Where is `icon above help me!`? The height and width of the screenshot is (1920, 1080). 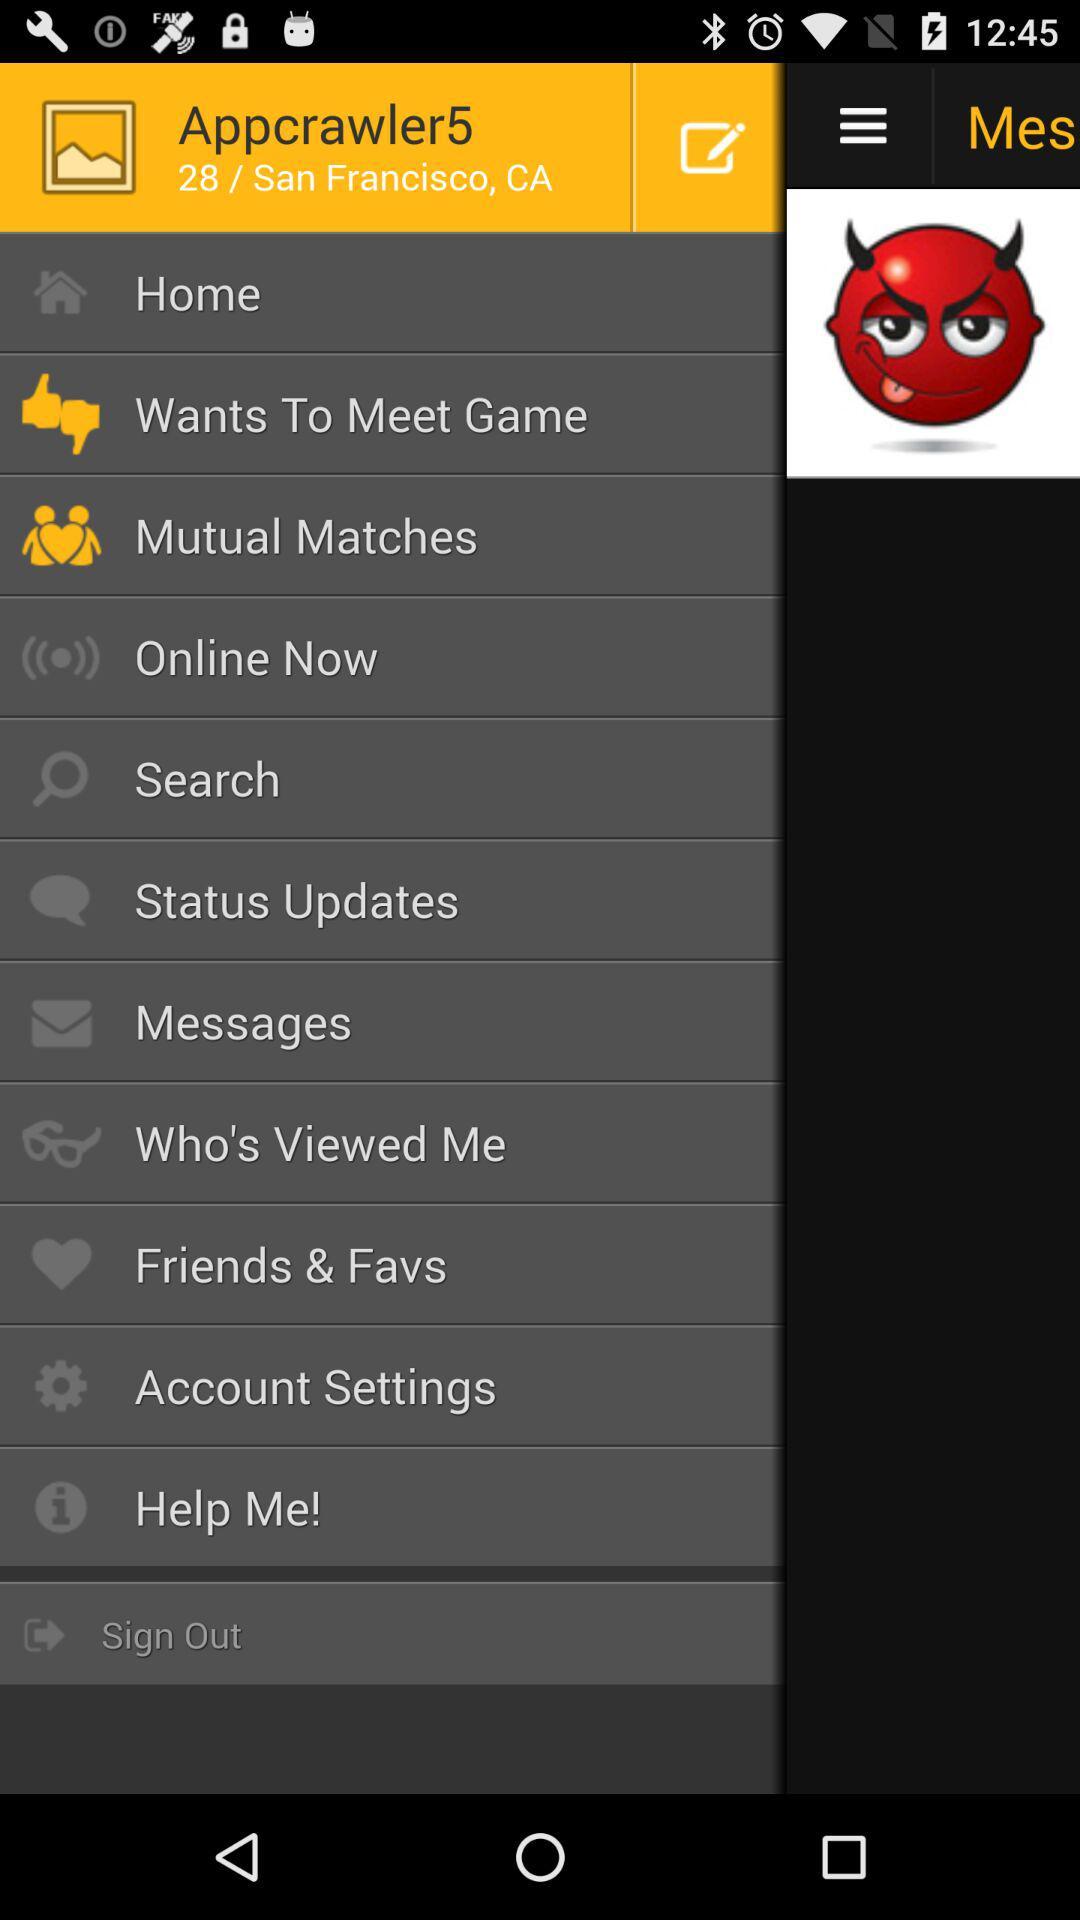
icon above help me! is located at coordinates (393, 1385).